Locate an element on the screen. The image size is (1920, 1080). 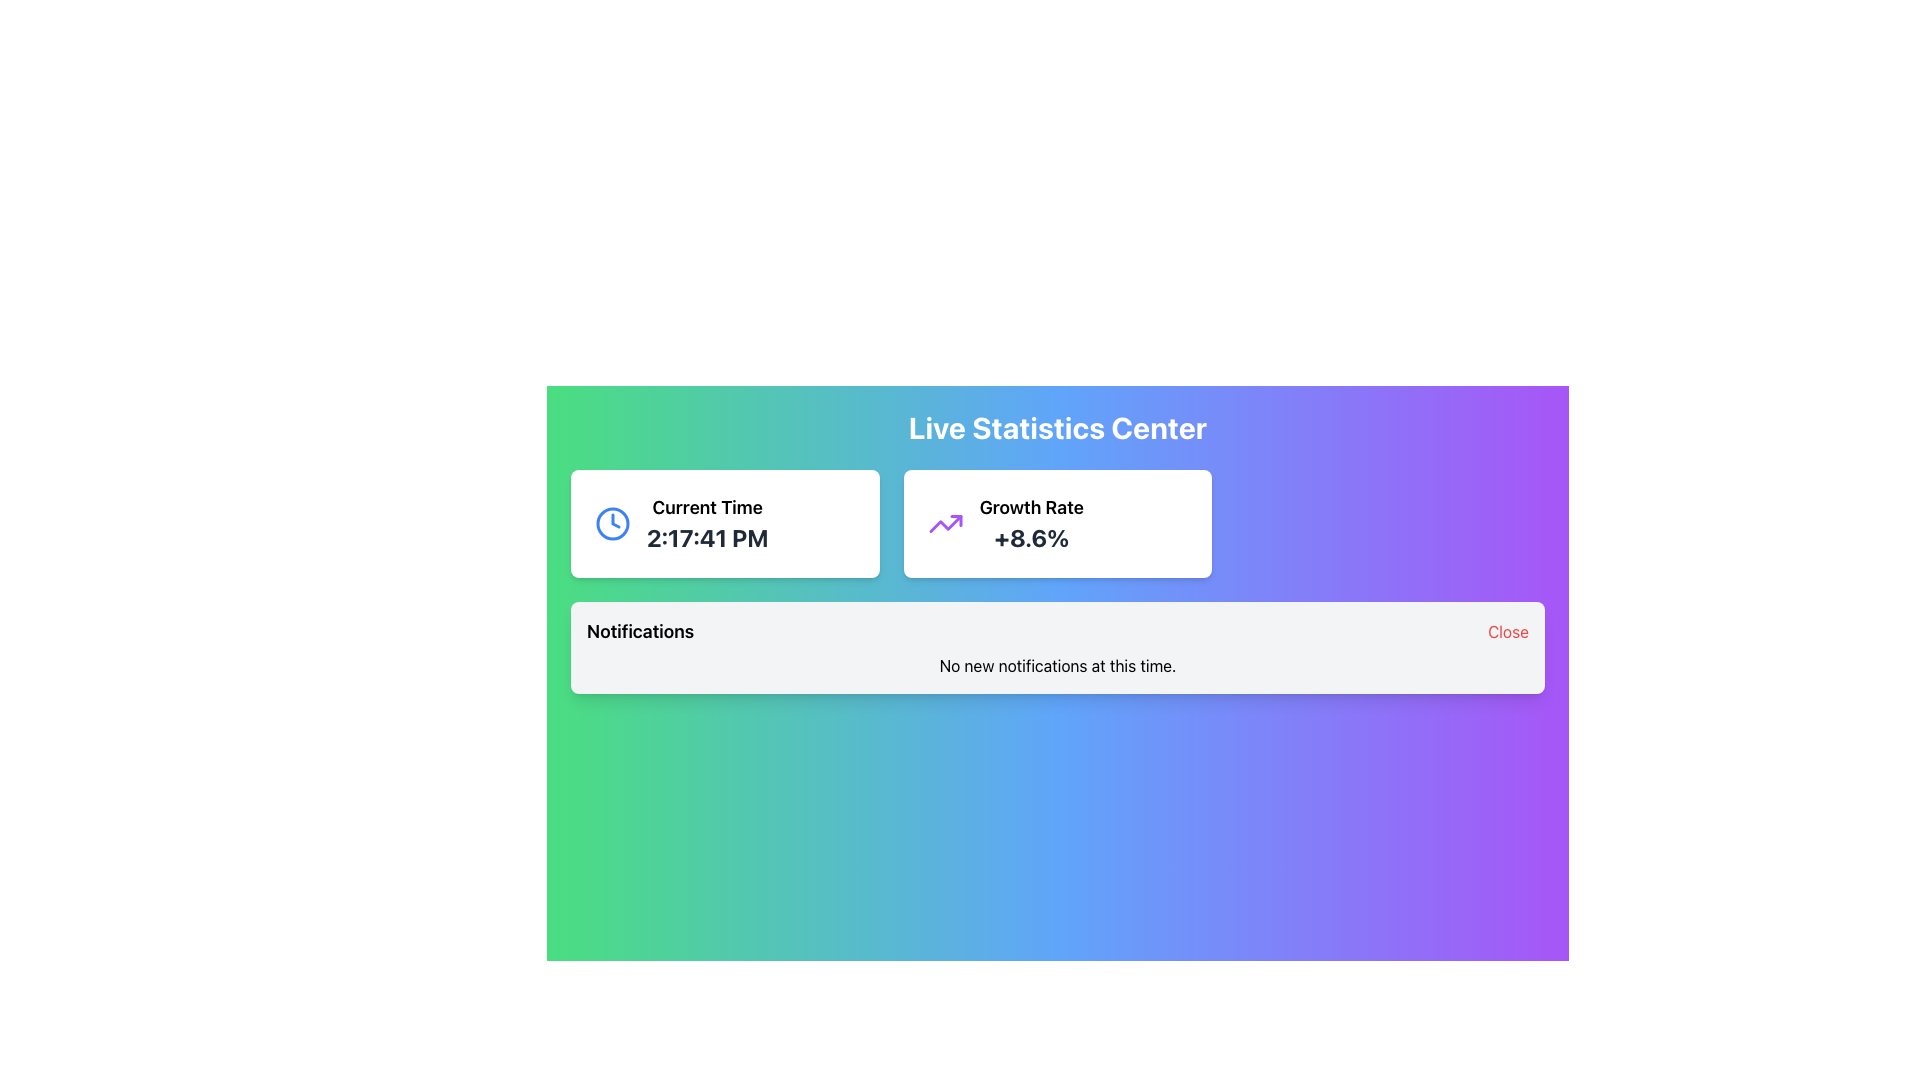
the close button located at the far right end of the notification bar, adjacent to the label 'Notifications' is located at coordinates (1507, 632).